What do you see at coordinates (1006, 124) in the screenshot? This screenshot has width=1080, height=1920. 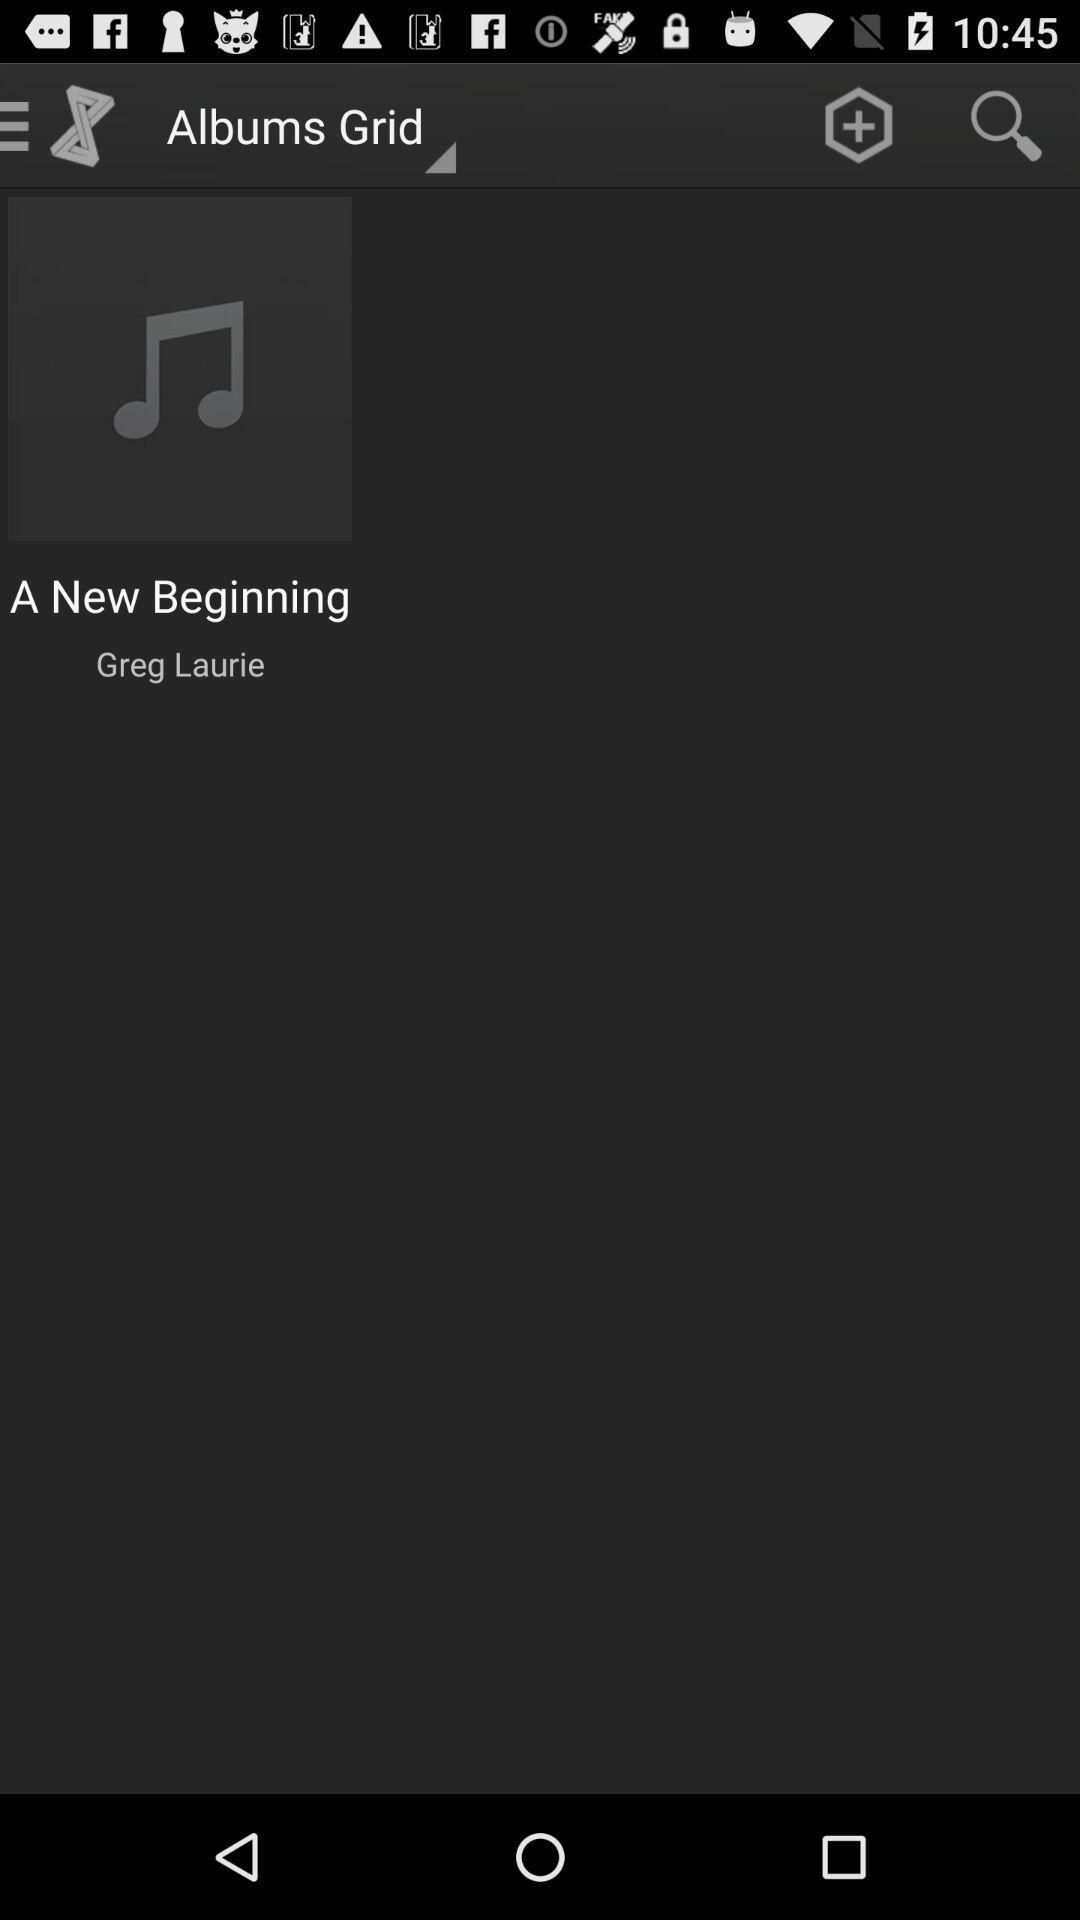 I see `search` at bounding box center [1006, 124].